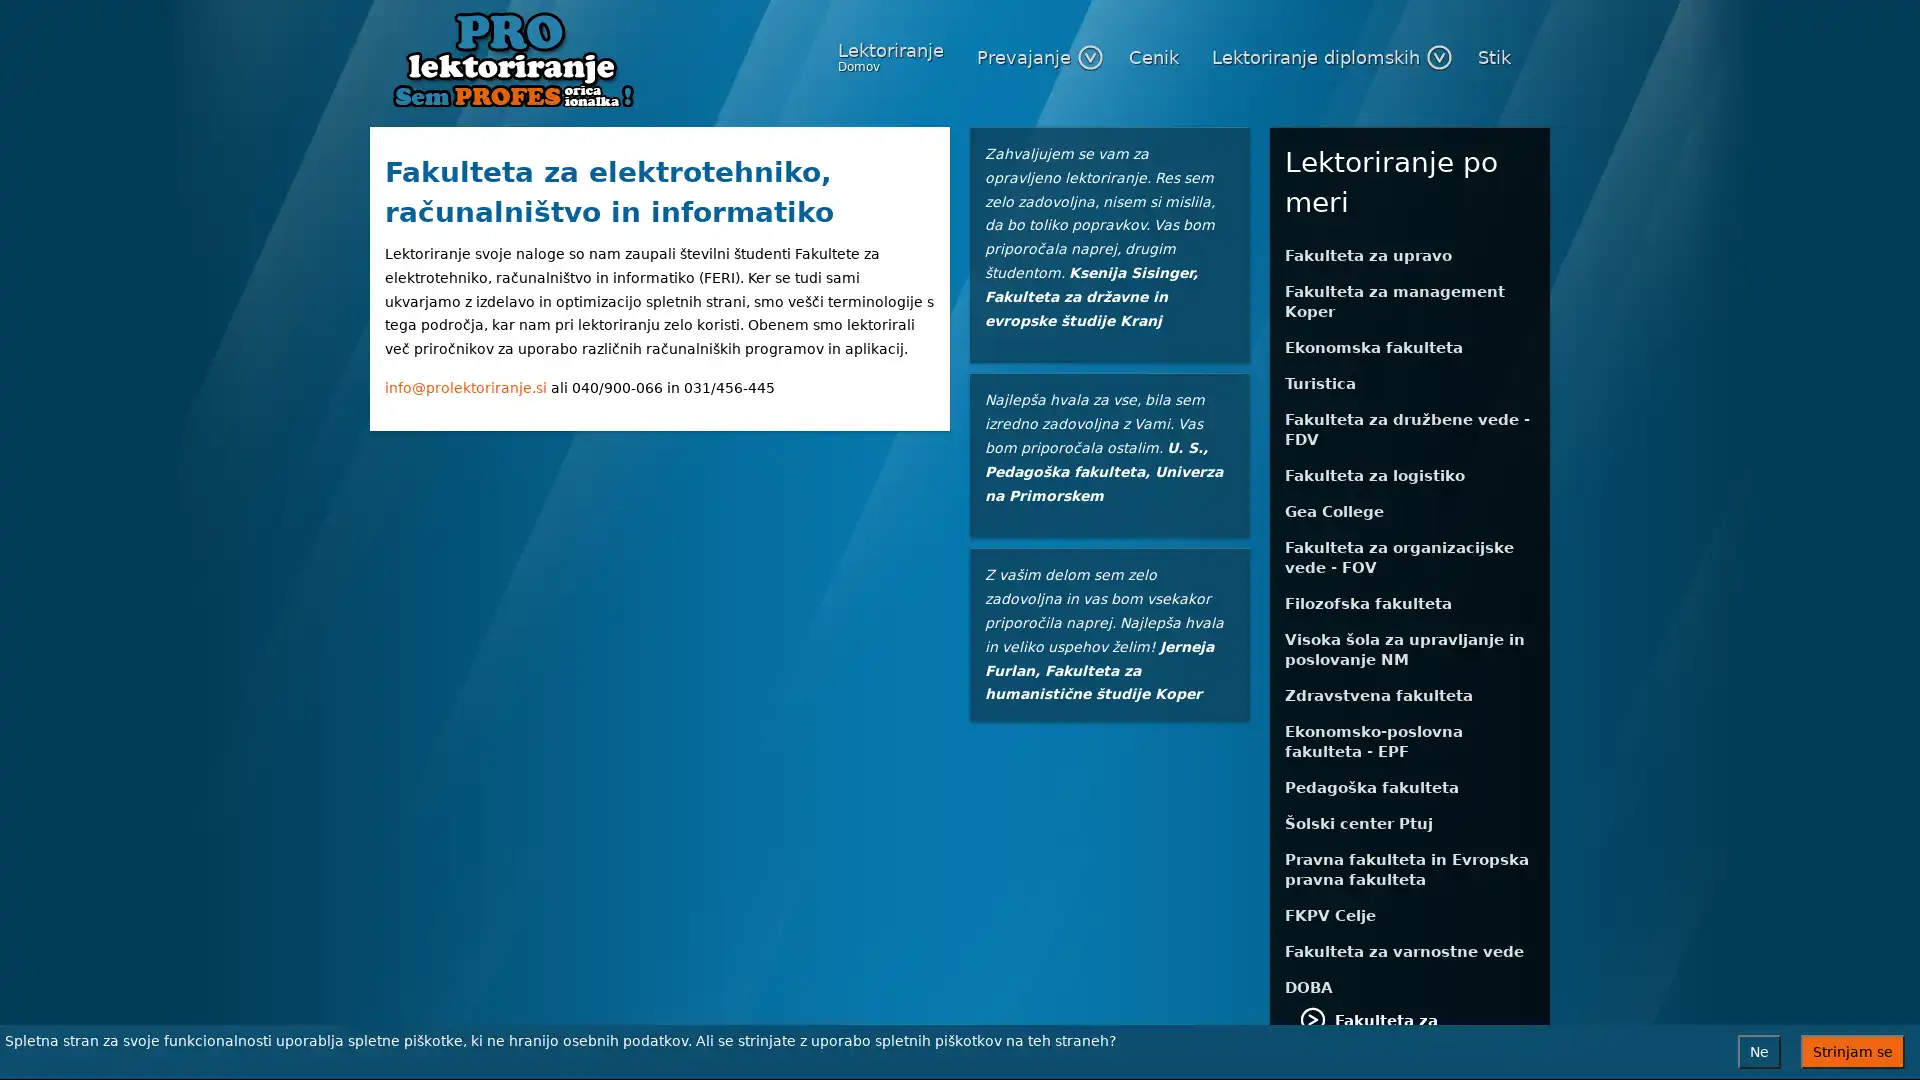 This screenshot has width=1920, height=1080. Describe the element at coordinates (1851, 1051) in the screenshot. I see `Strinjam se` at that location.